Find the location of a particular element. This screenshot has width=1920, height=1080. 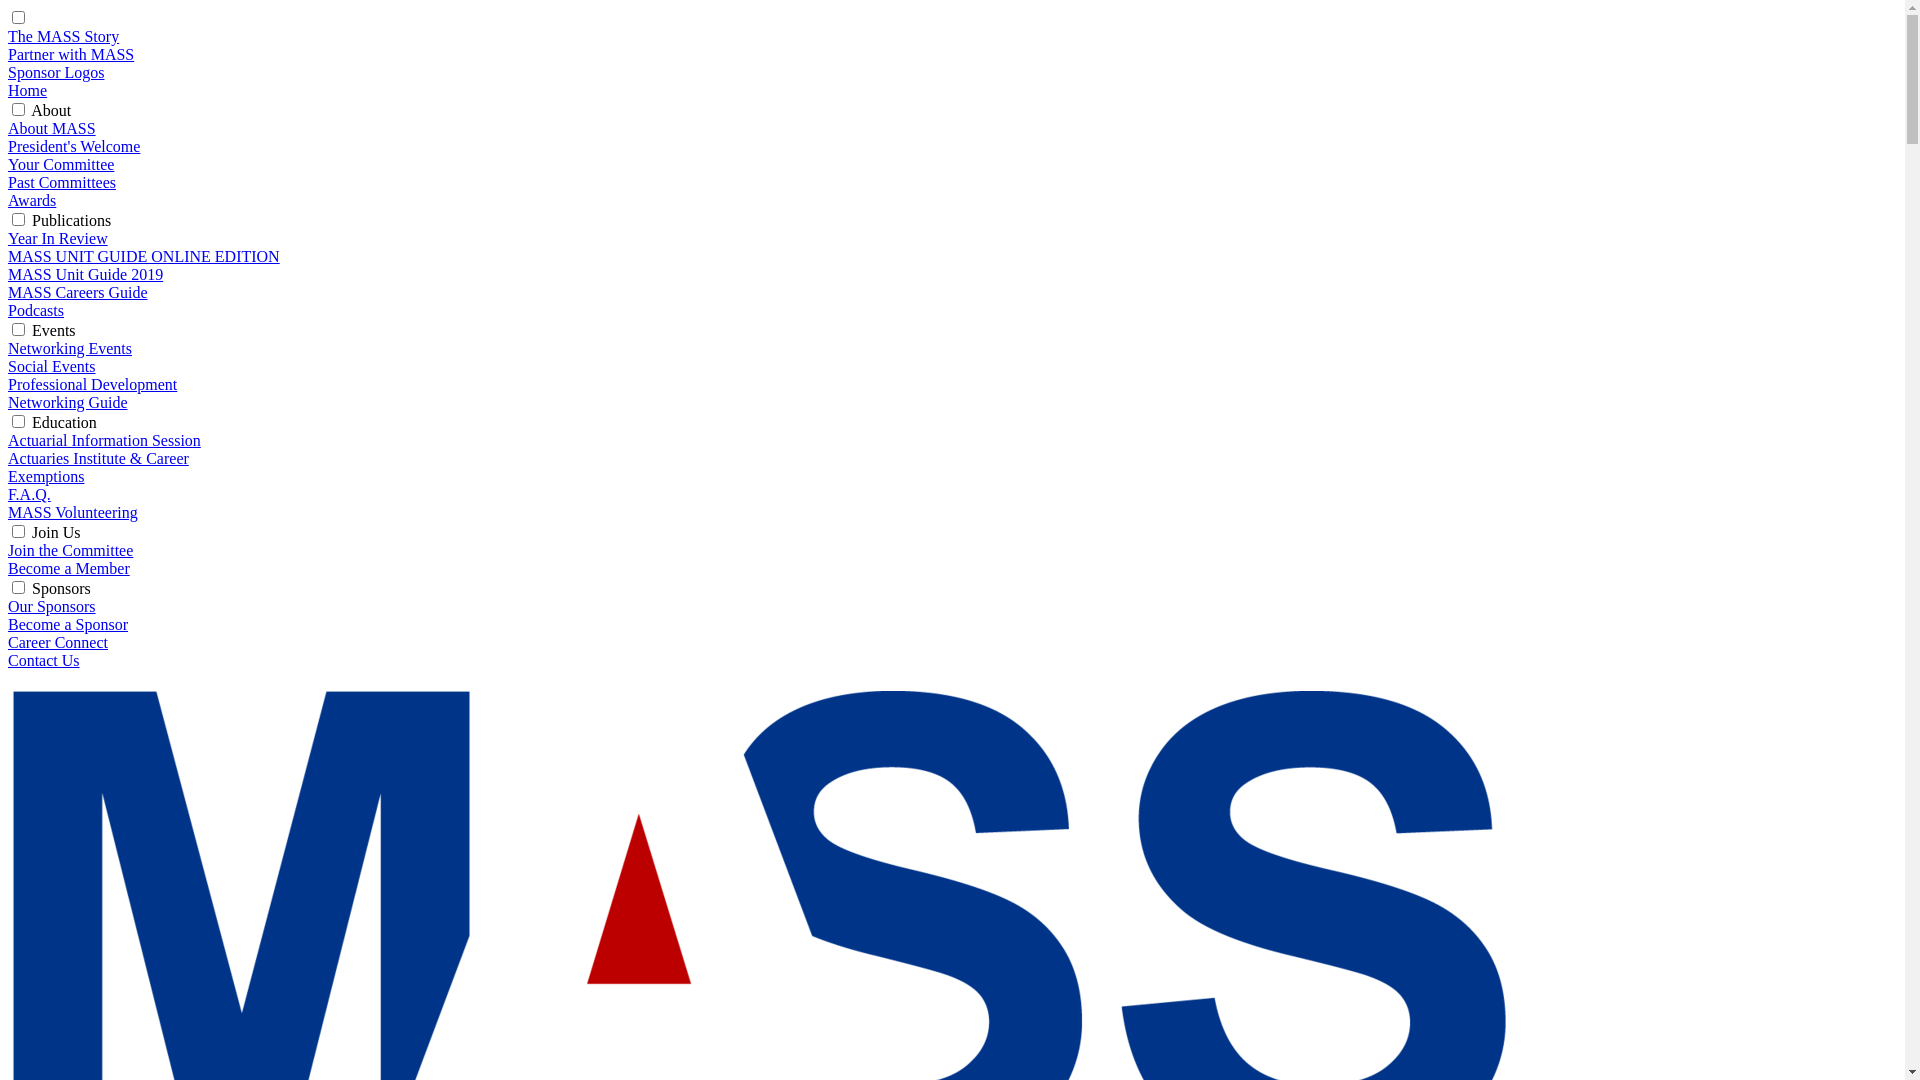

'Career Connect' is located at coordinates (57, 642).